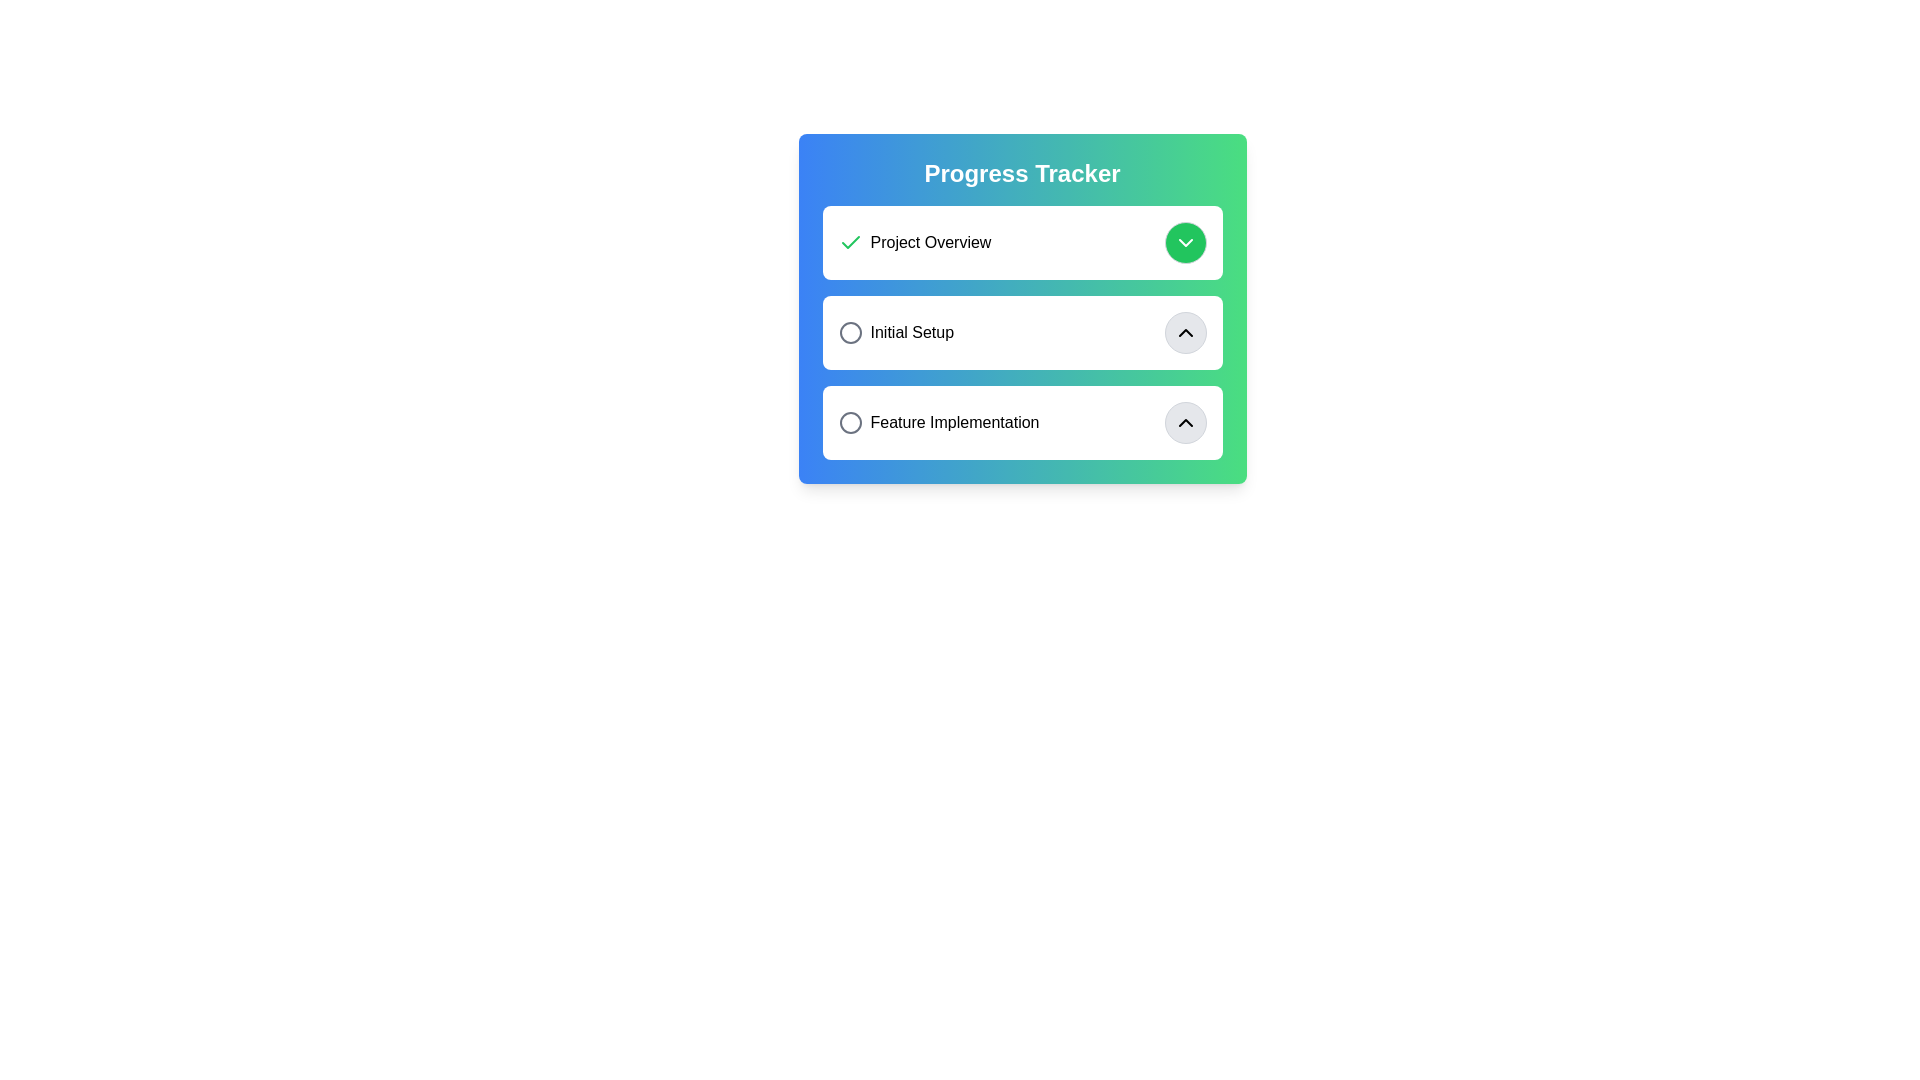 The height and width of the screenshot is (1080, 1920). I want to click on context of the text label that describes the second step in the Progress Tracker card, so click(895, 331).